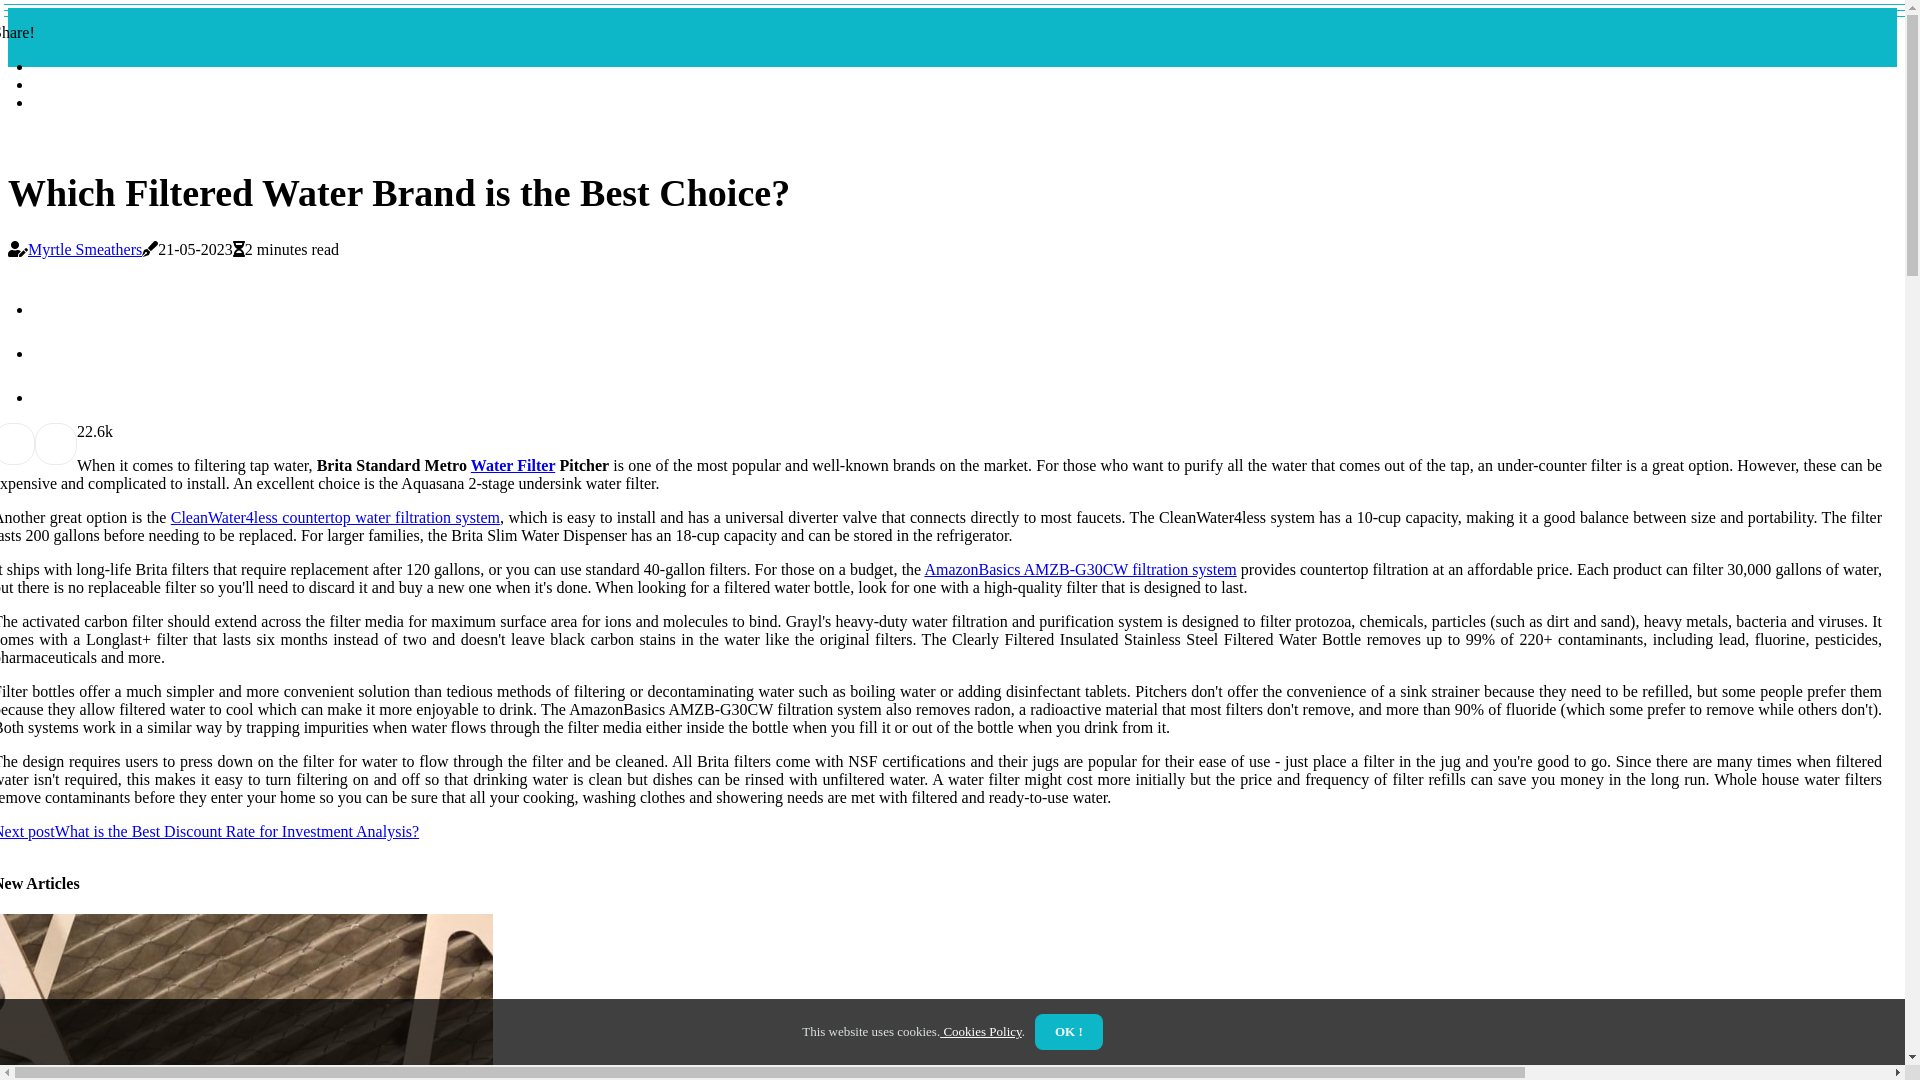 Image resolution: width=1920 pixels, height=1080 pixels. I want to click on 'AmazonBasics AMZB-G30CW filtration system', so click(1079, 569).